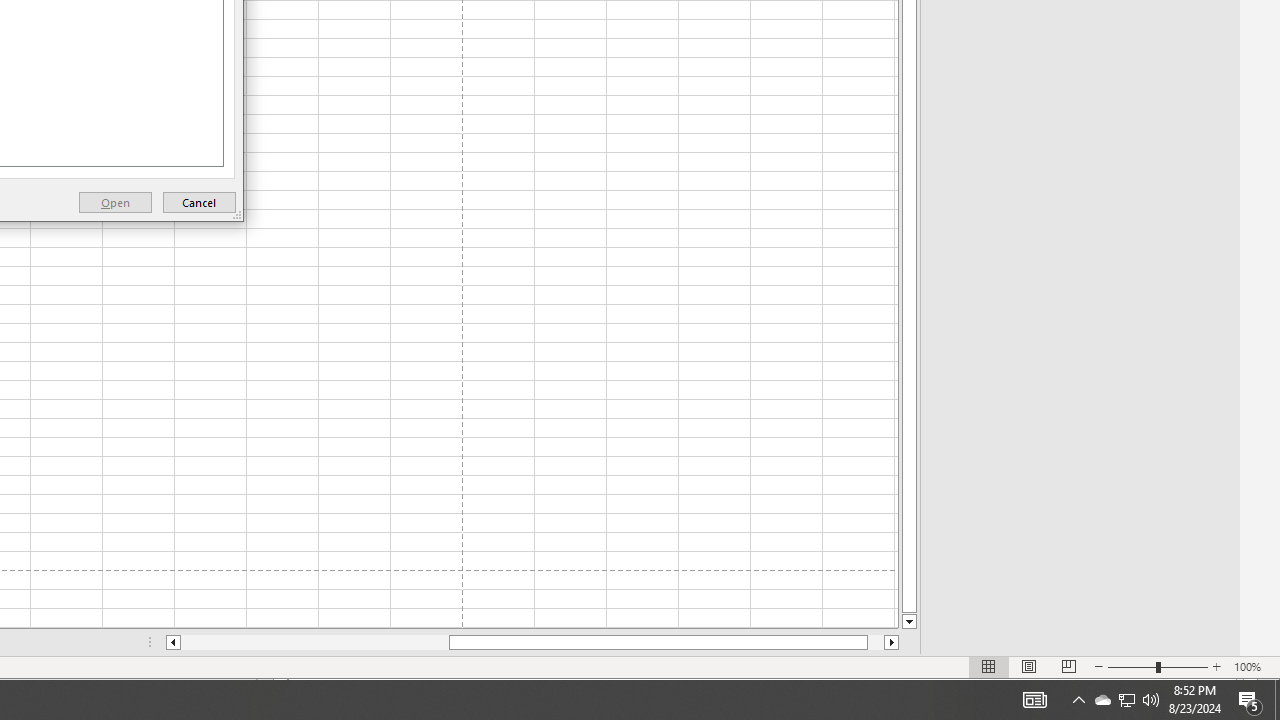 The height and width of the screenshot is (720, 1280). I want to click on 'User Promoted Notification Area', so click(1078, 698).